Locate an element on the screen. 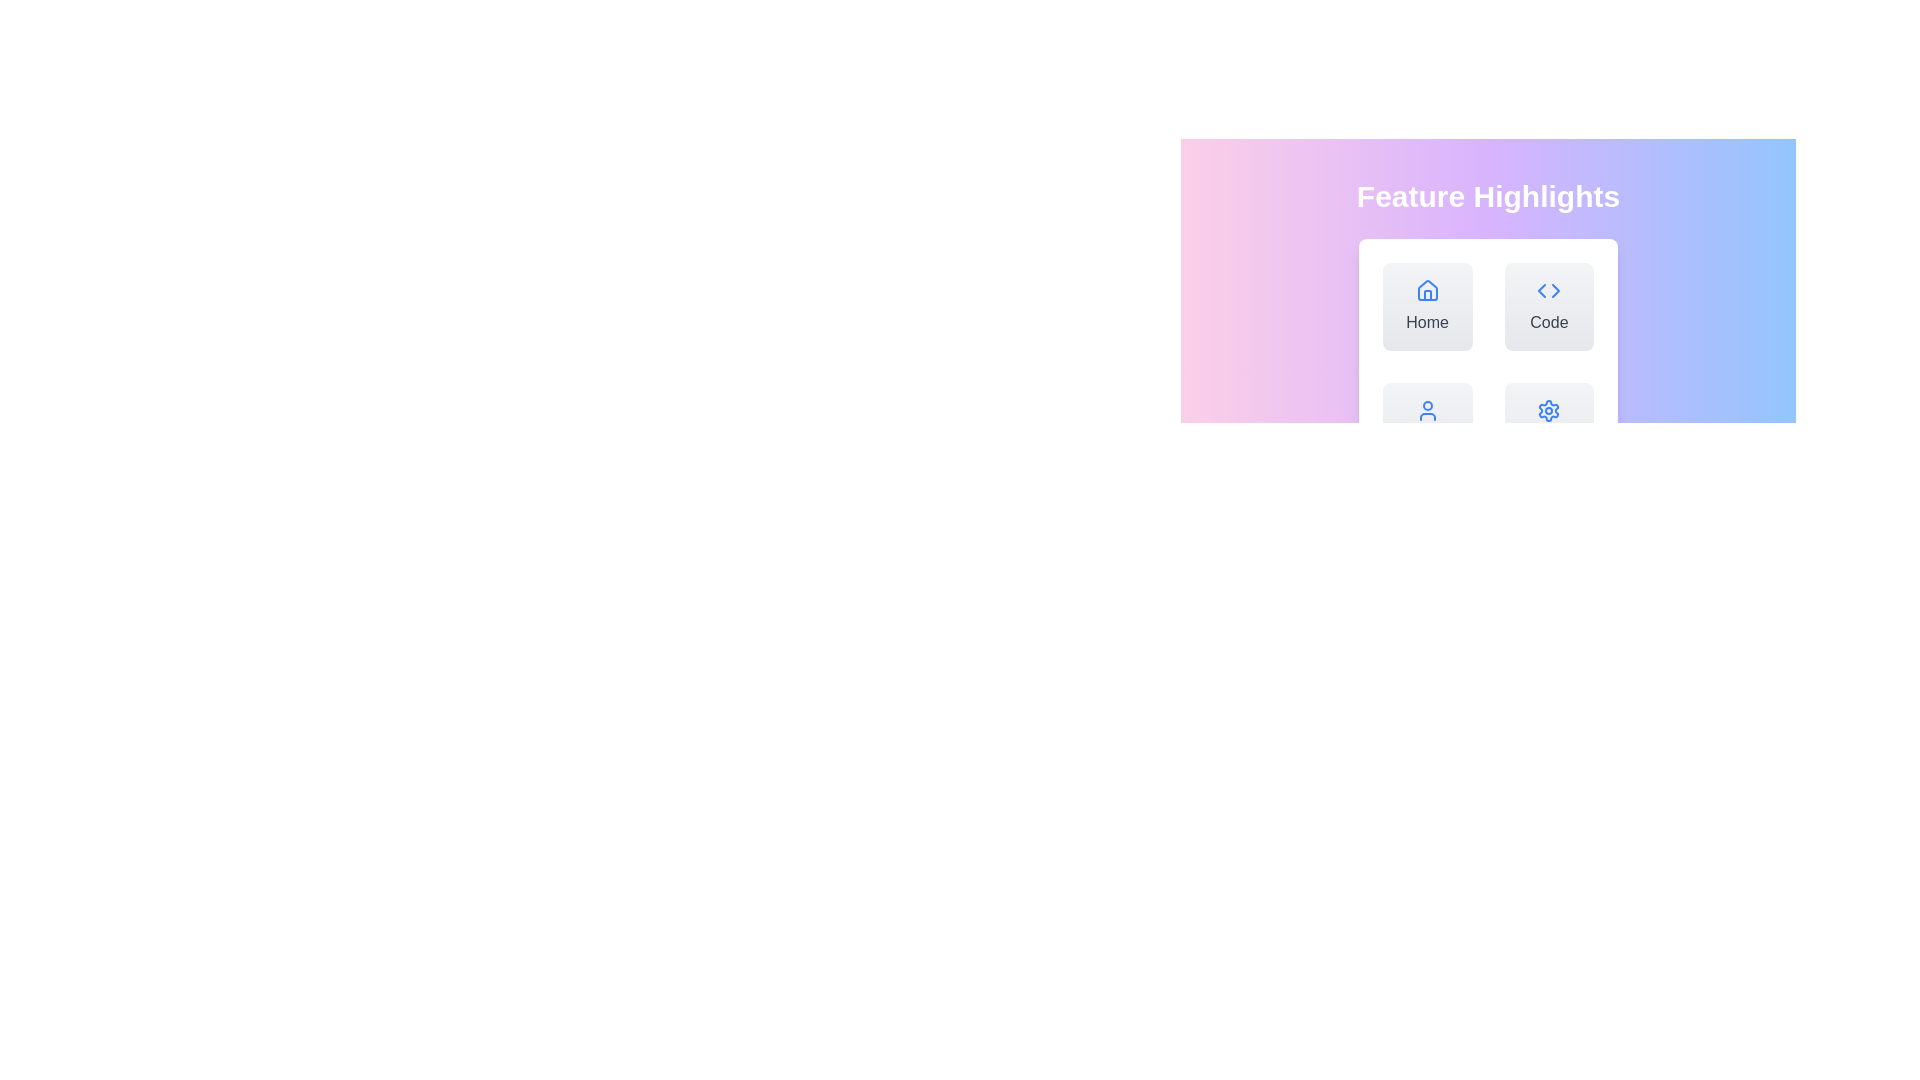  the 'Code' button, which is a square card with a gradient light gray background, a blue triangular code icon at the top center, and the word 'Code' in dark gray text, to interact with any hover effects is located at coordinates (1548, 307).